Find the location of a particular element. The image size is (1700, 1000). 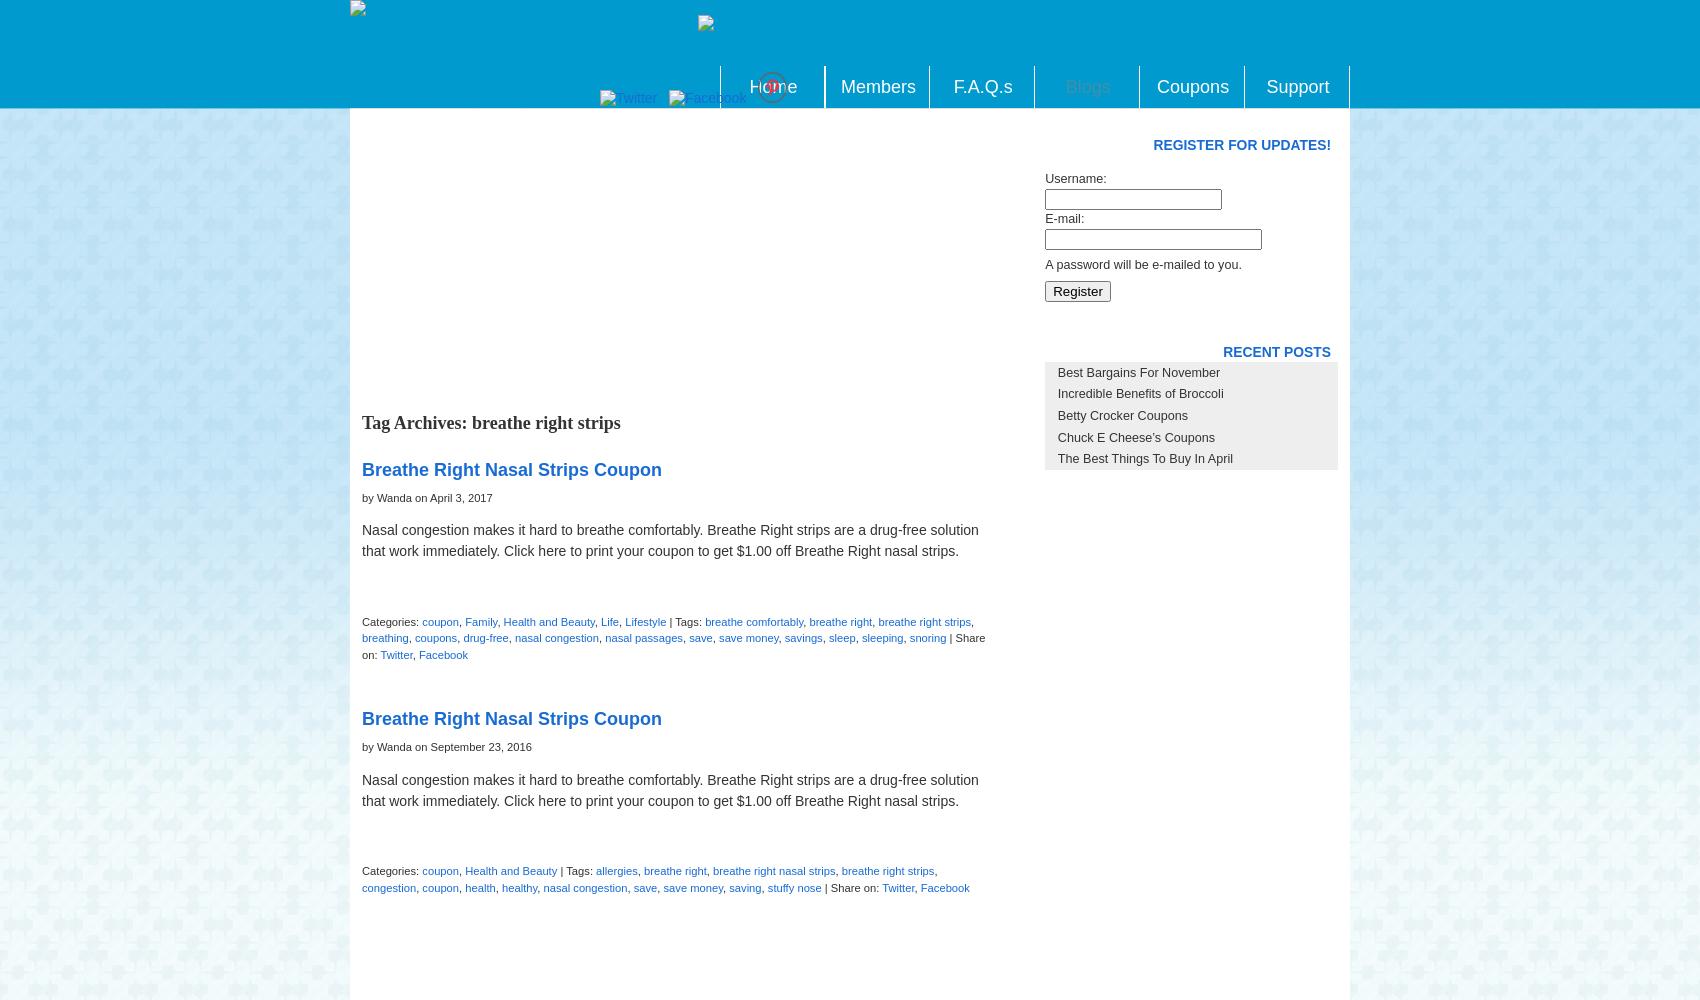

'F.A.Q.s' is located at coordinates (981, 86).